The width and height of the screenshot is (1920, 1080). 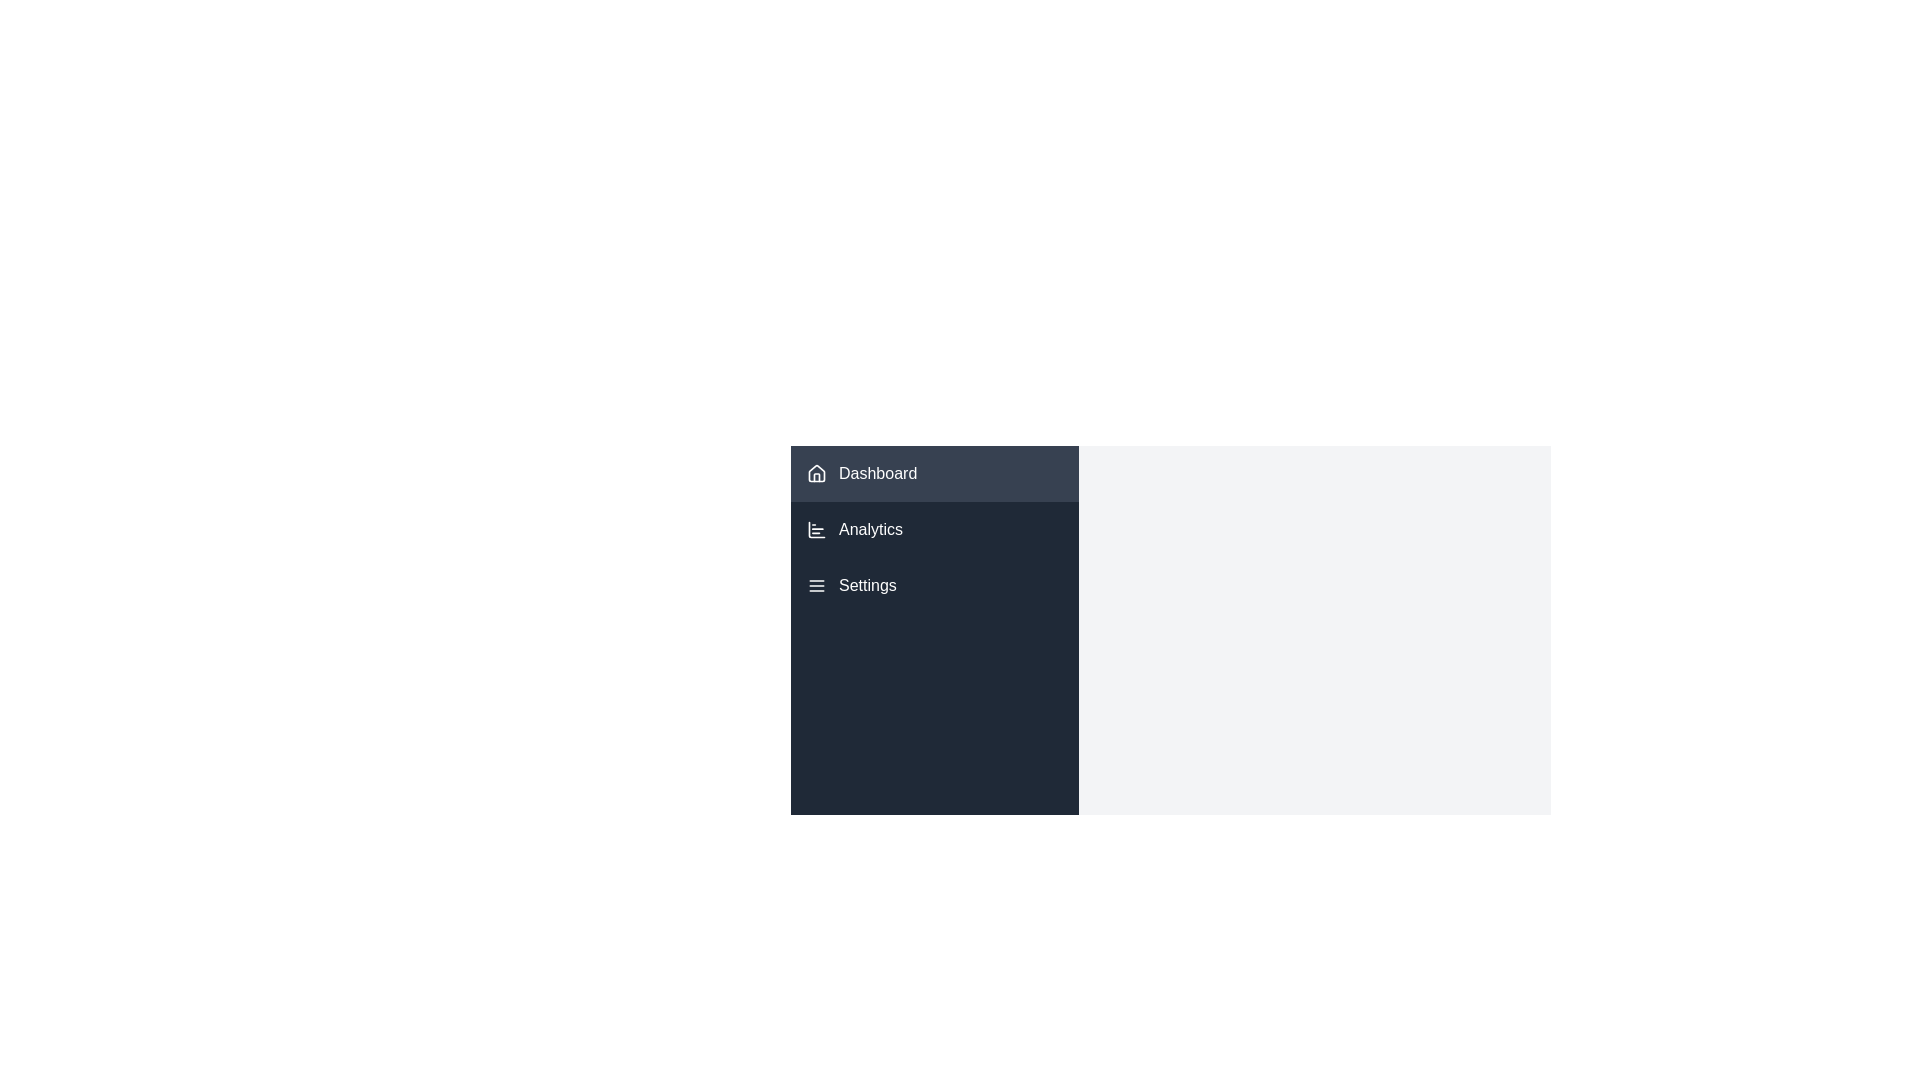 What do you see at coordinates (934, 528) in the screenshot?
I see `the navigational button for 'Analytics' located in the vertical menu of the sidebar, positioned below 'Dashboard' and above 'Settings'` at bounding box center [934, 528].